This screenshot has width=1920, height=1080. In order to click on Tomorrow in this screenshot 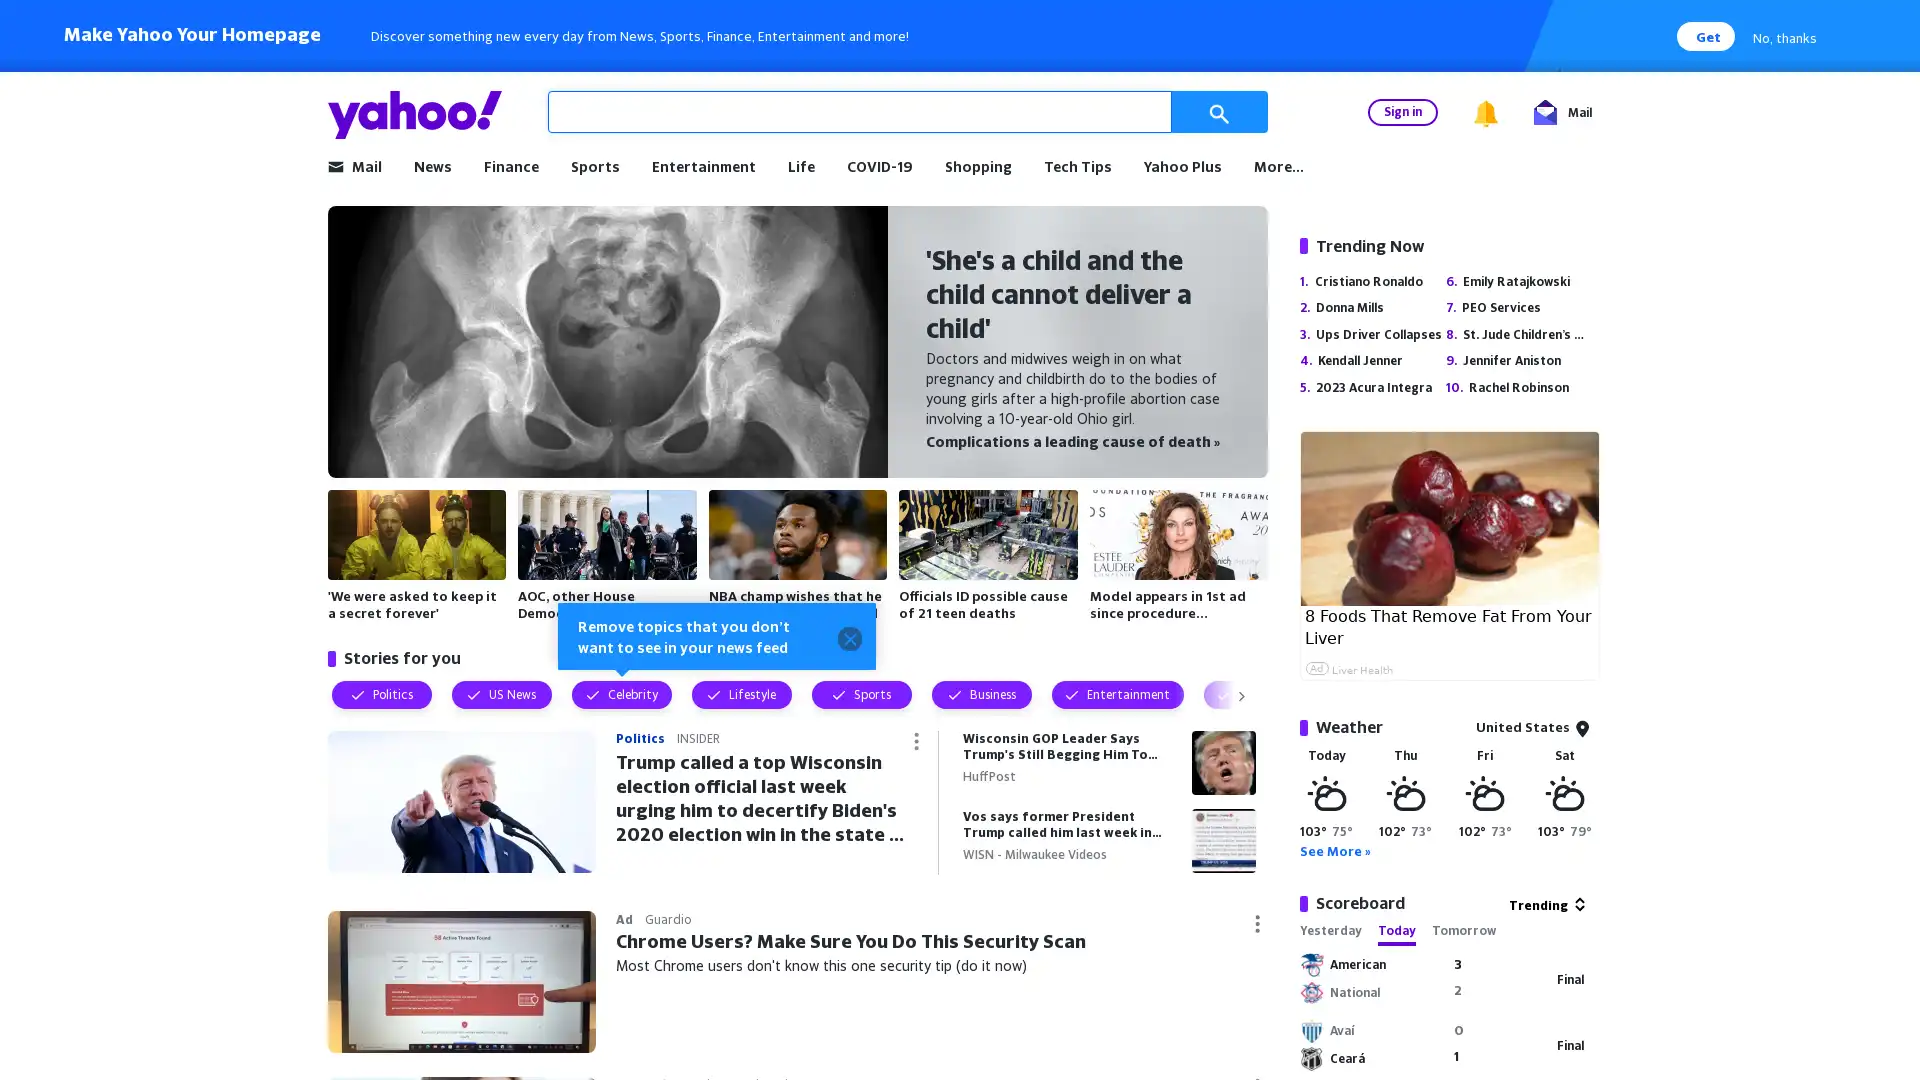, I will do `click(1464, 934)`.